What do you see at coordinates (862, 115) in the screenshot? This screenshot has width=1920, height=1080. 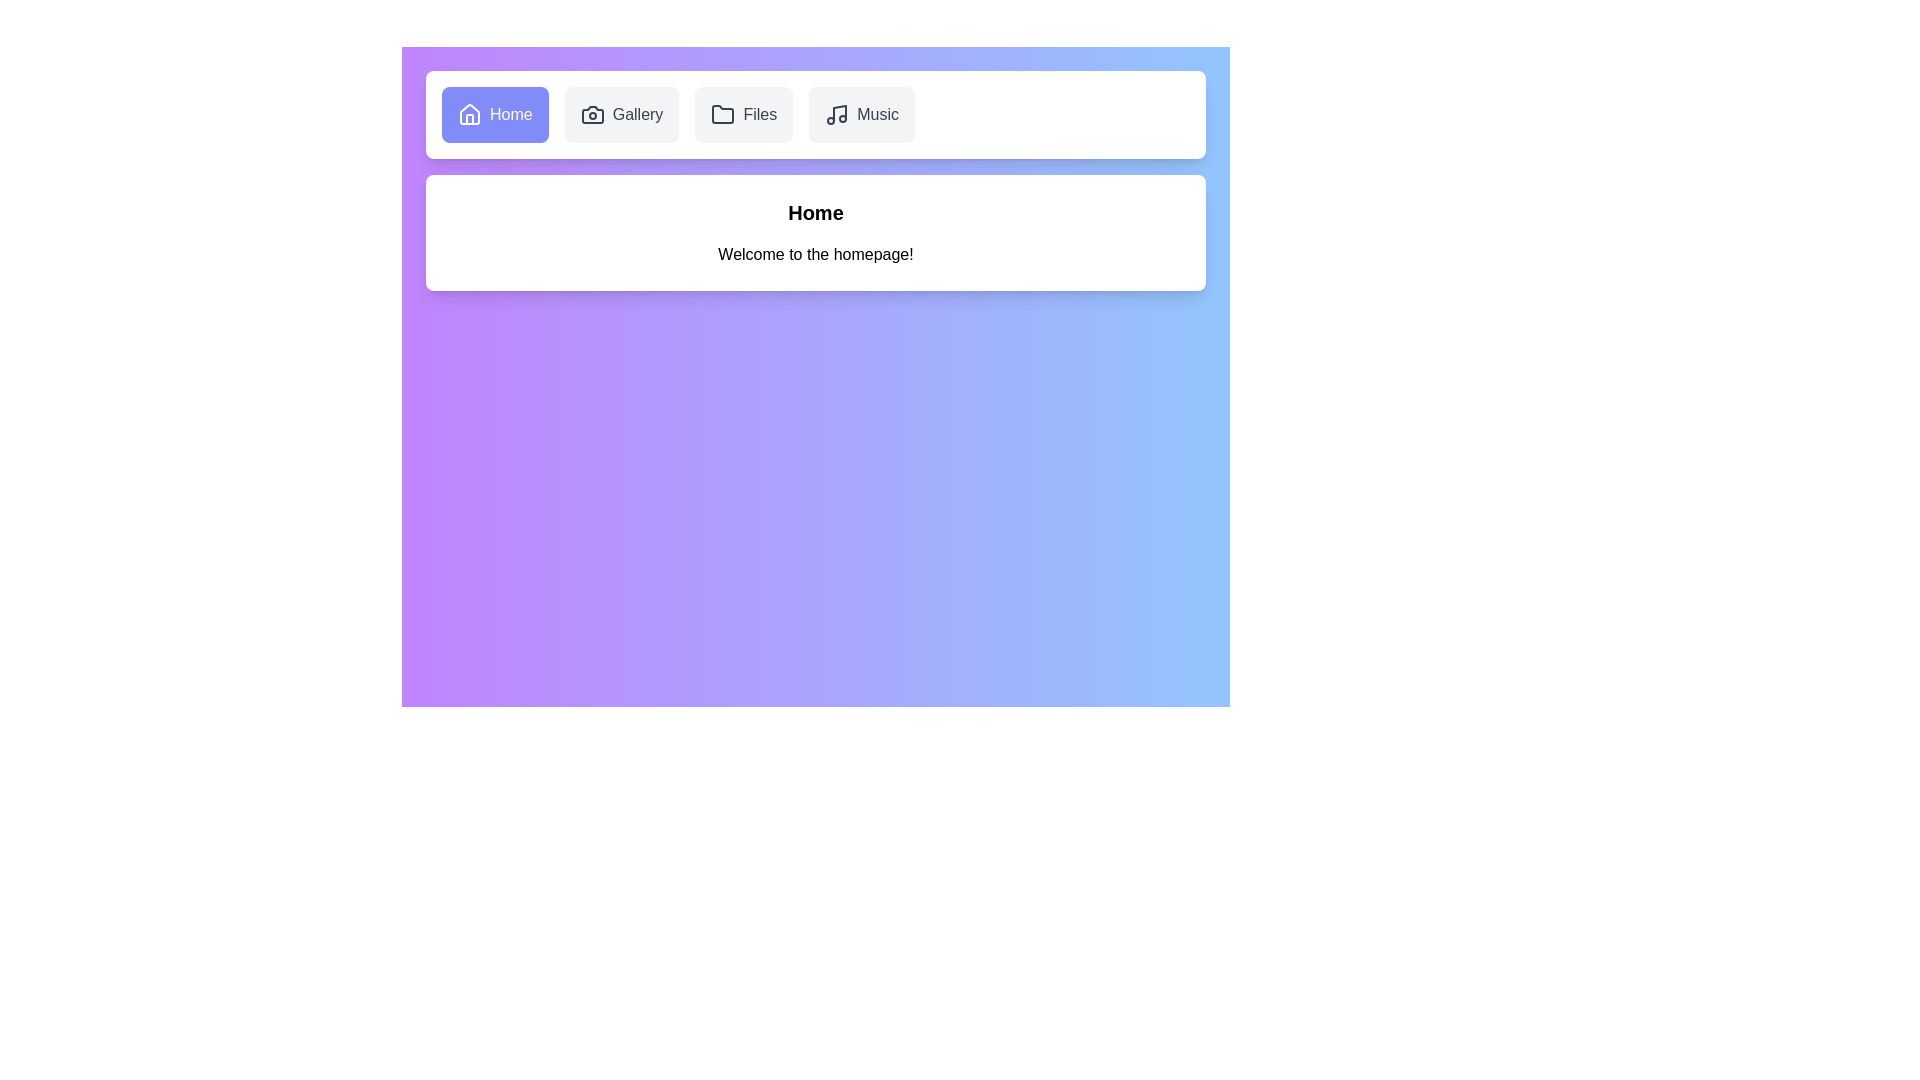 I see `the tab labeled Music` at bounding box center [862, 115].